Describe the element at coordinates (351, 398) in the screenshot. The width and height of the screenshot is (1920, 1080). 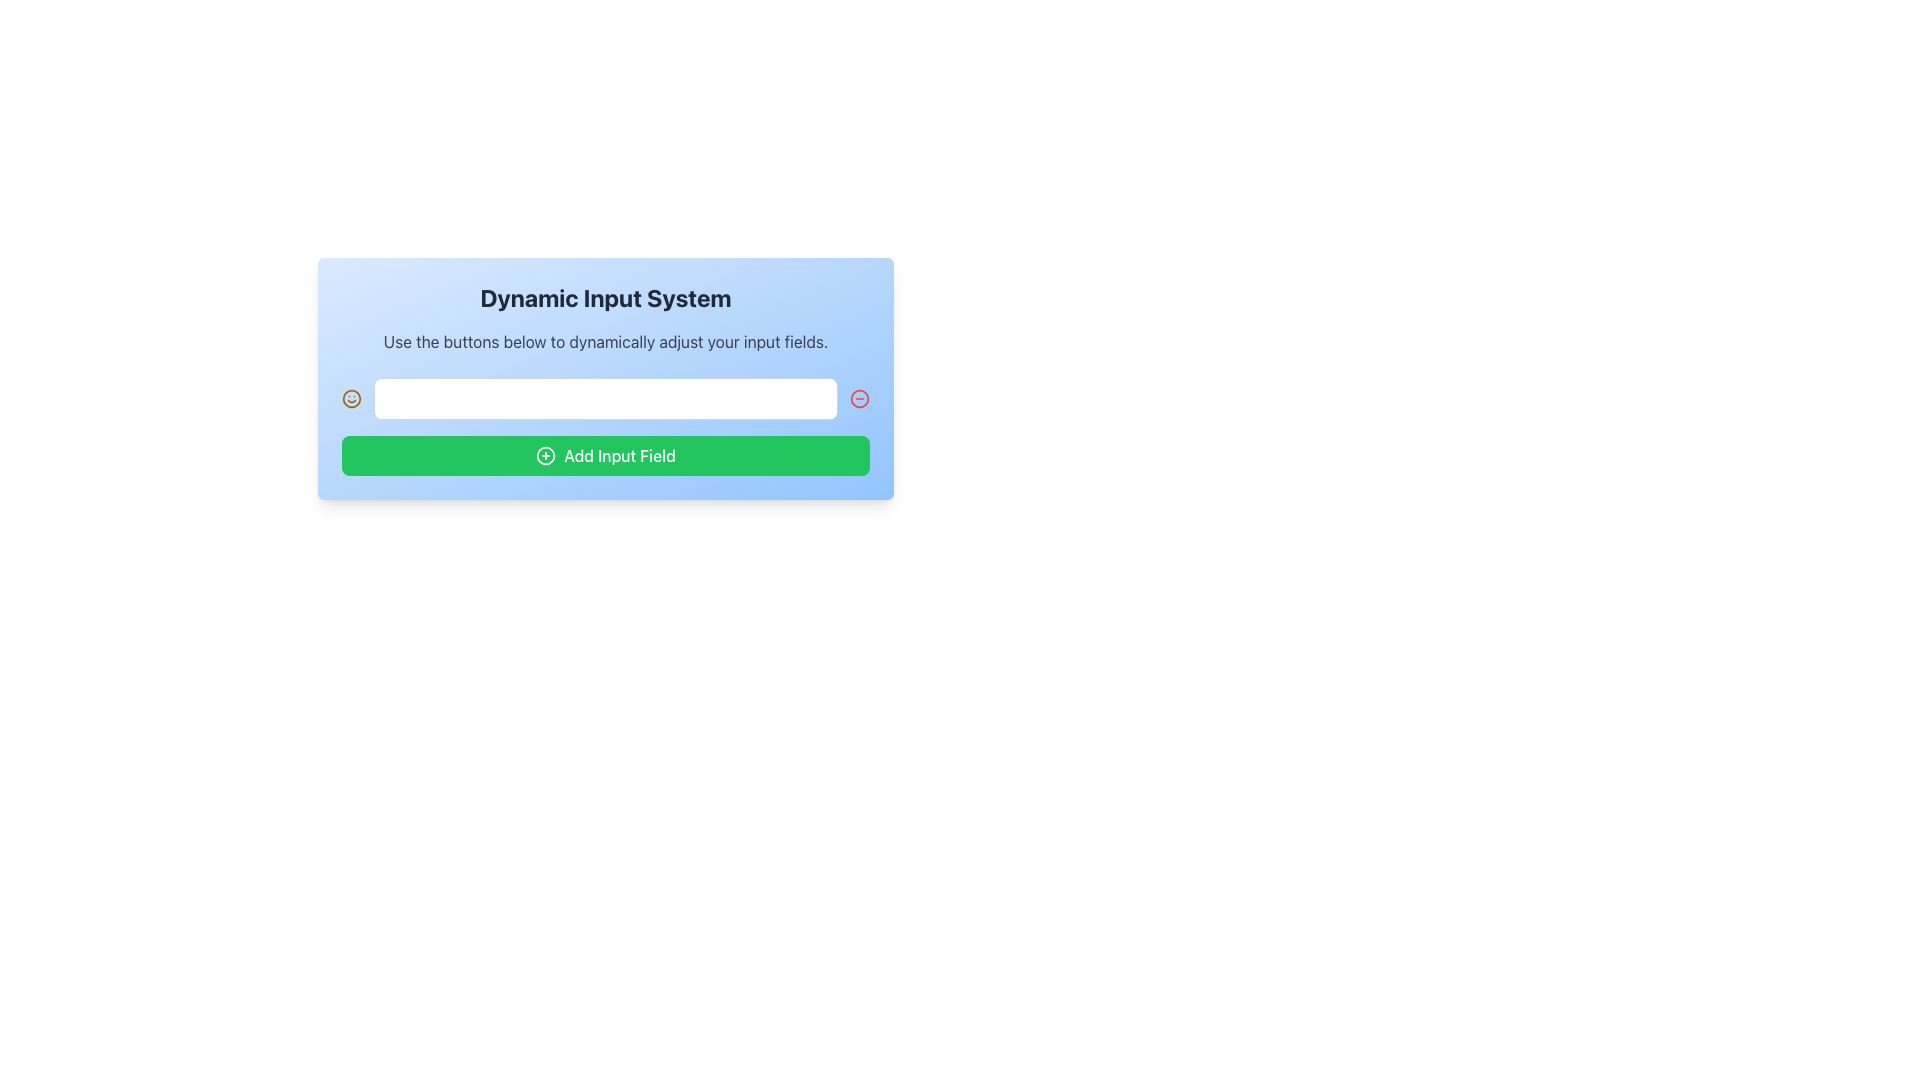
I see `the Decorative icon located on the far left of the layout, which enhances the user interface with a friendly visual element` at that location.